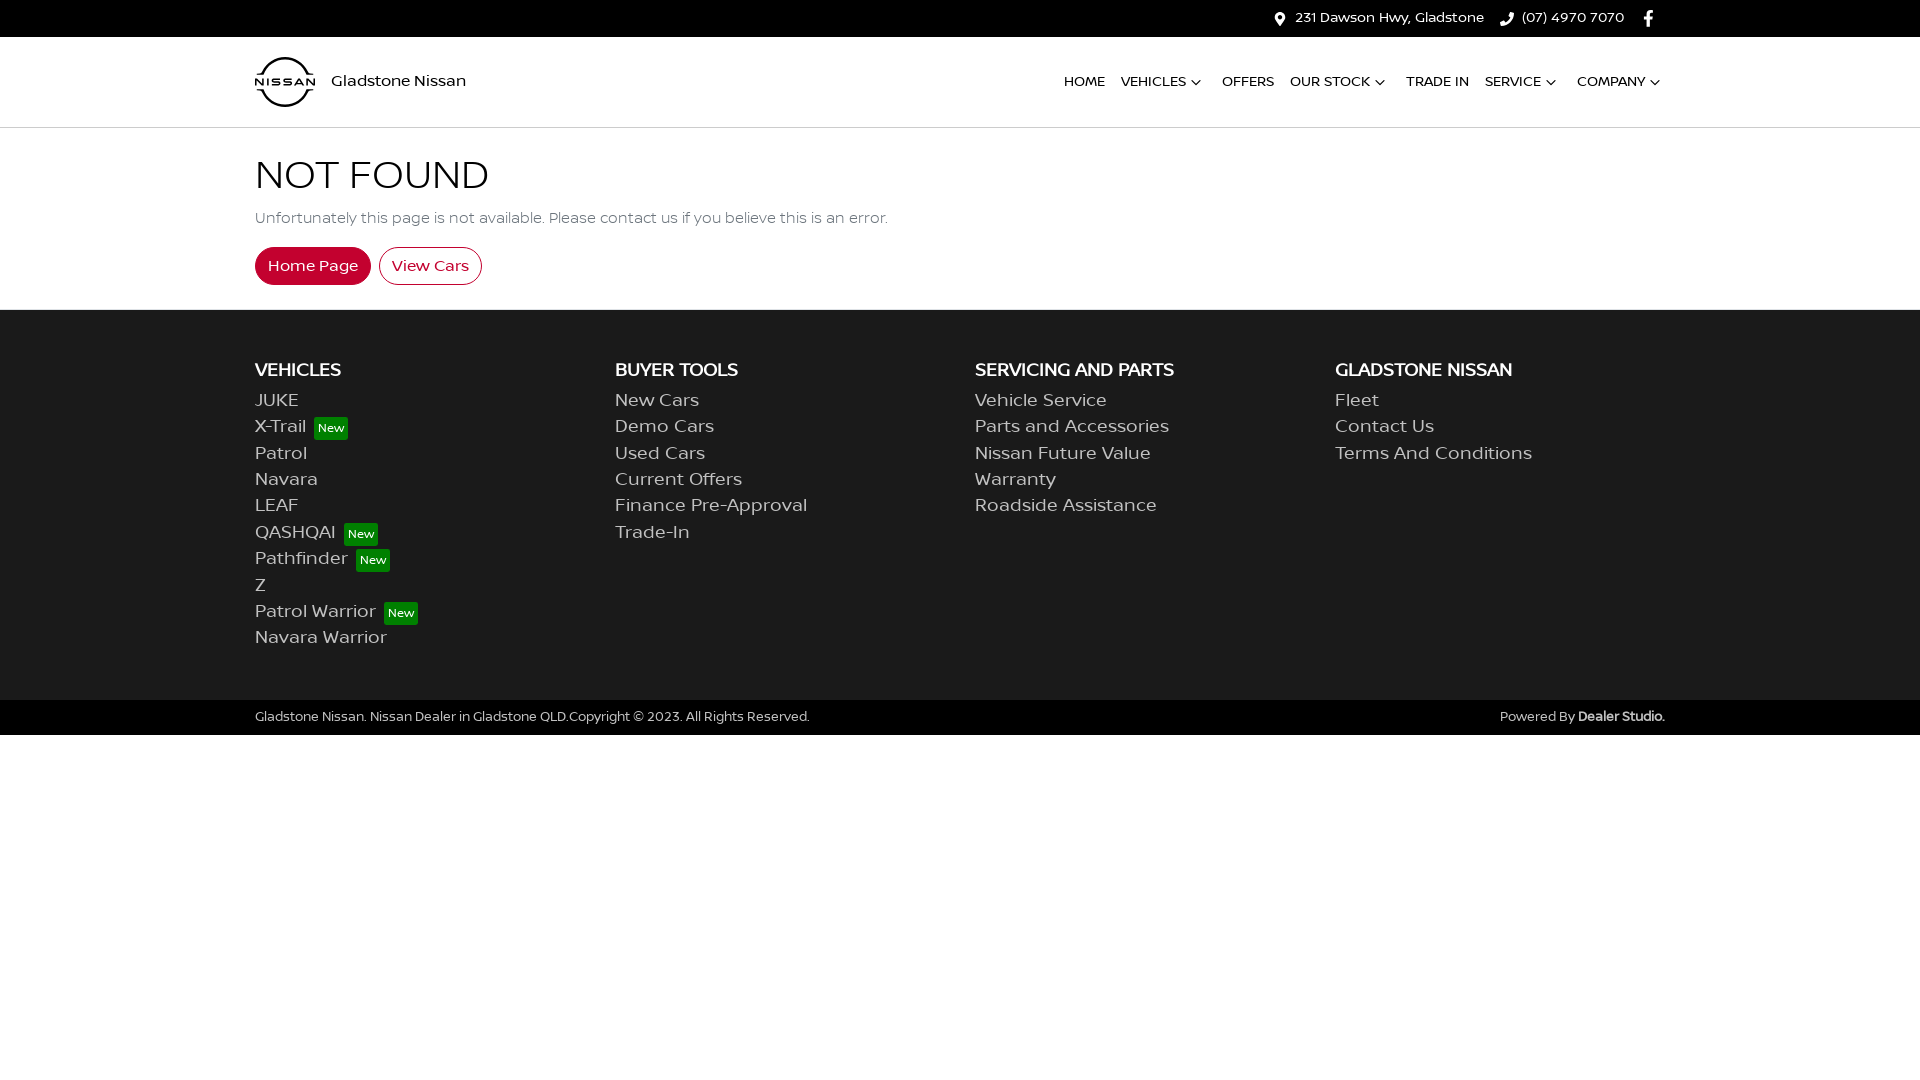 This screenshot has height=1080, width=1920. What do you see at coordinates (280, 454) in the screenshot?
I see `'Patrol'` at bounding box center [280, 454].